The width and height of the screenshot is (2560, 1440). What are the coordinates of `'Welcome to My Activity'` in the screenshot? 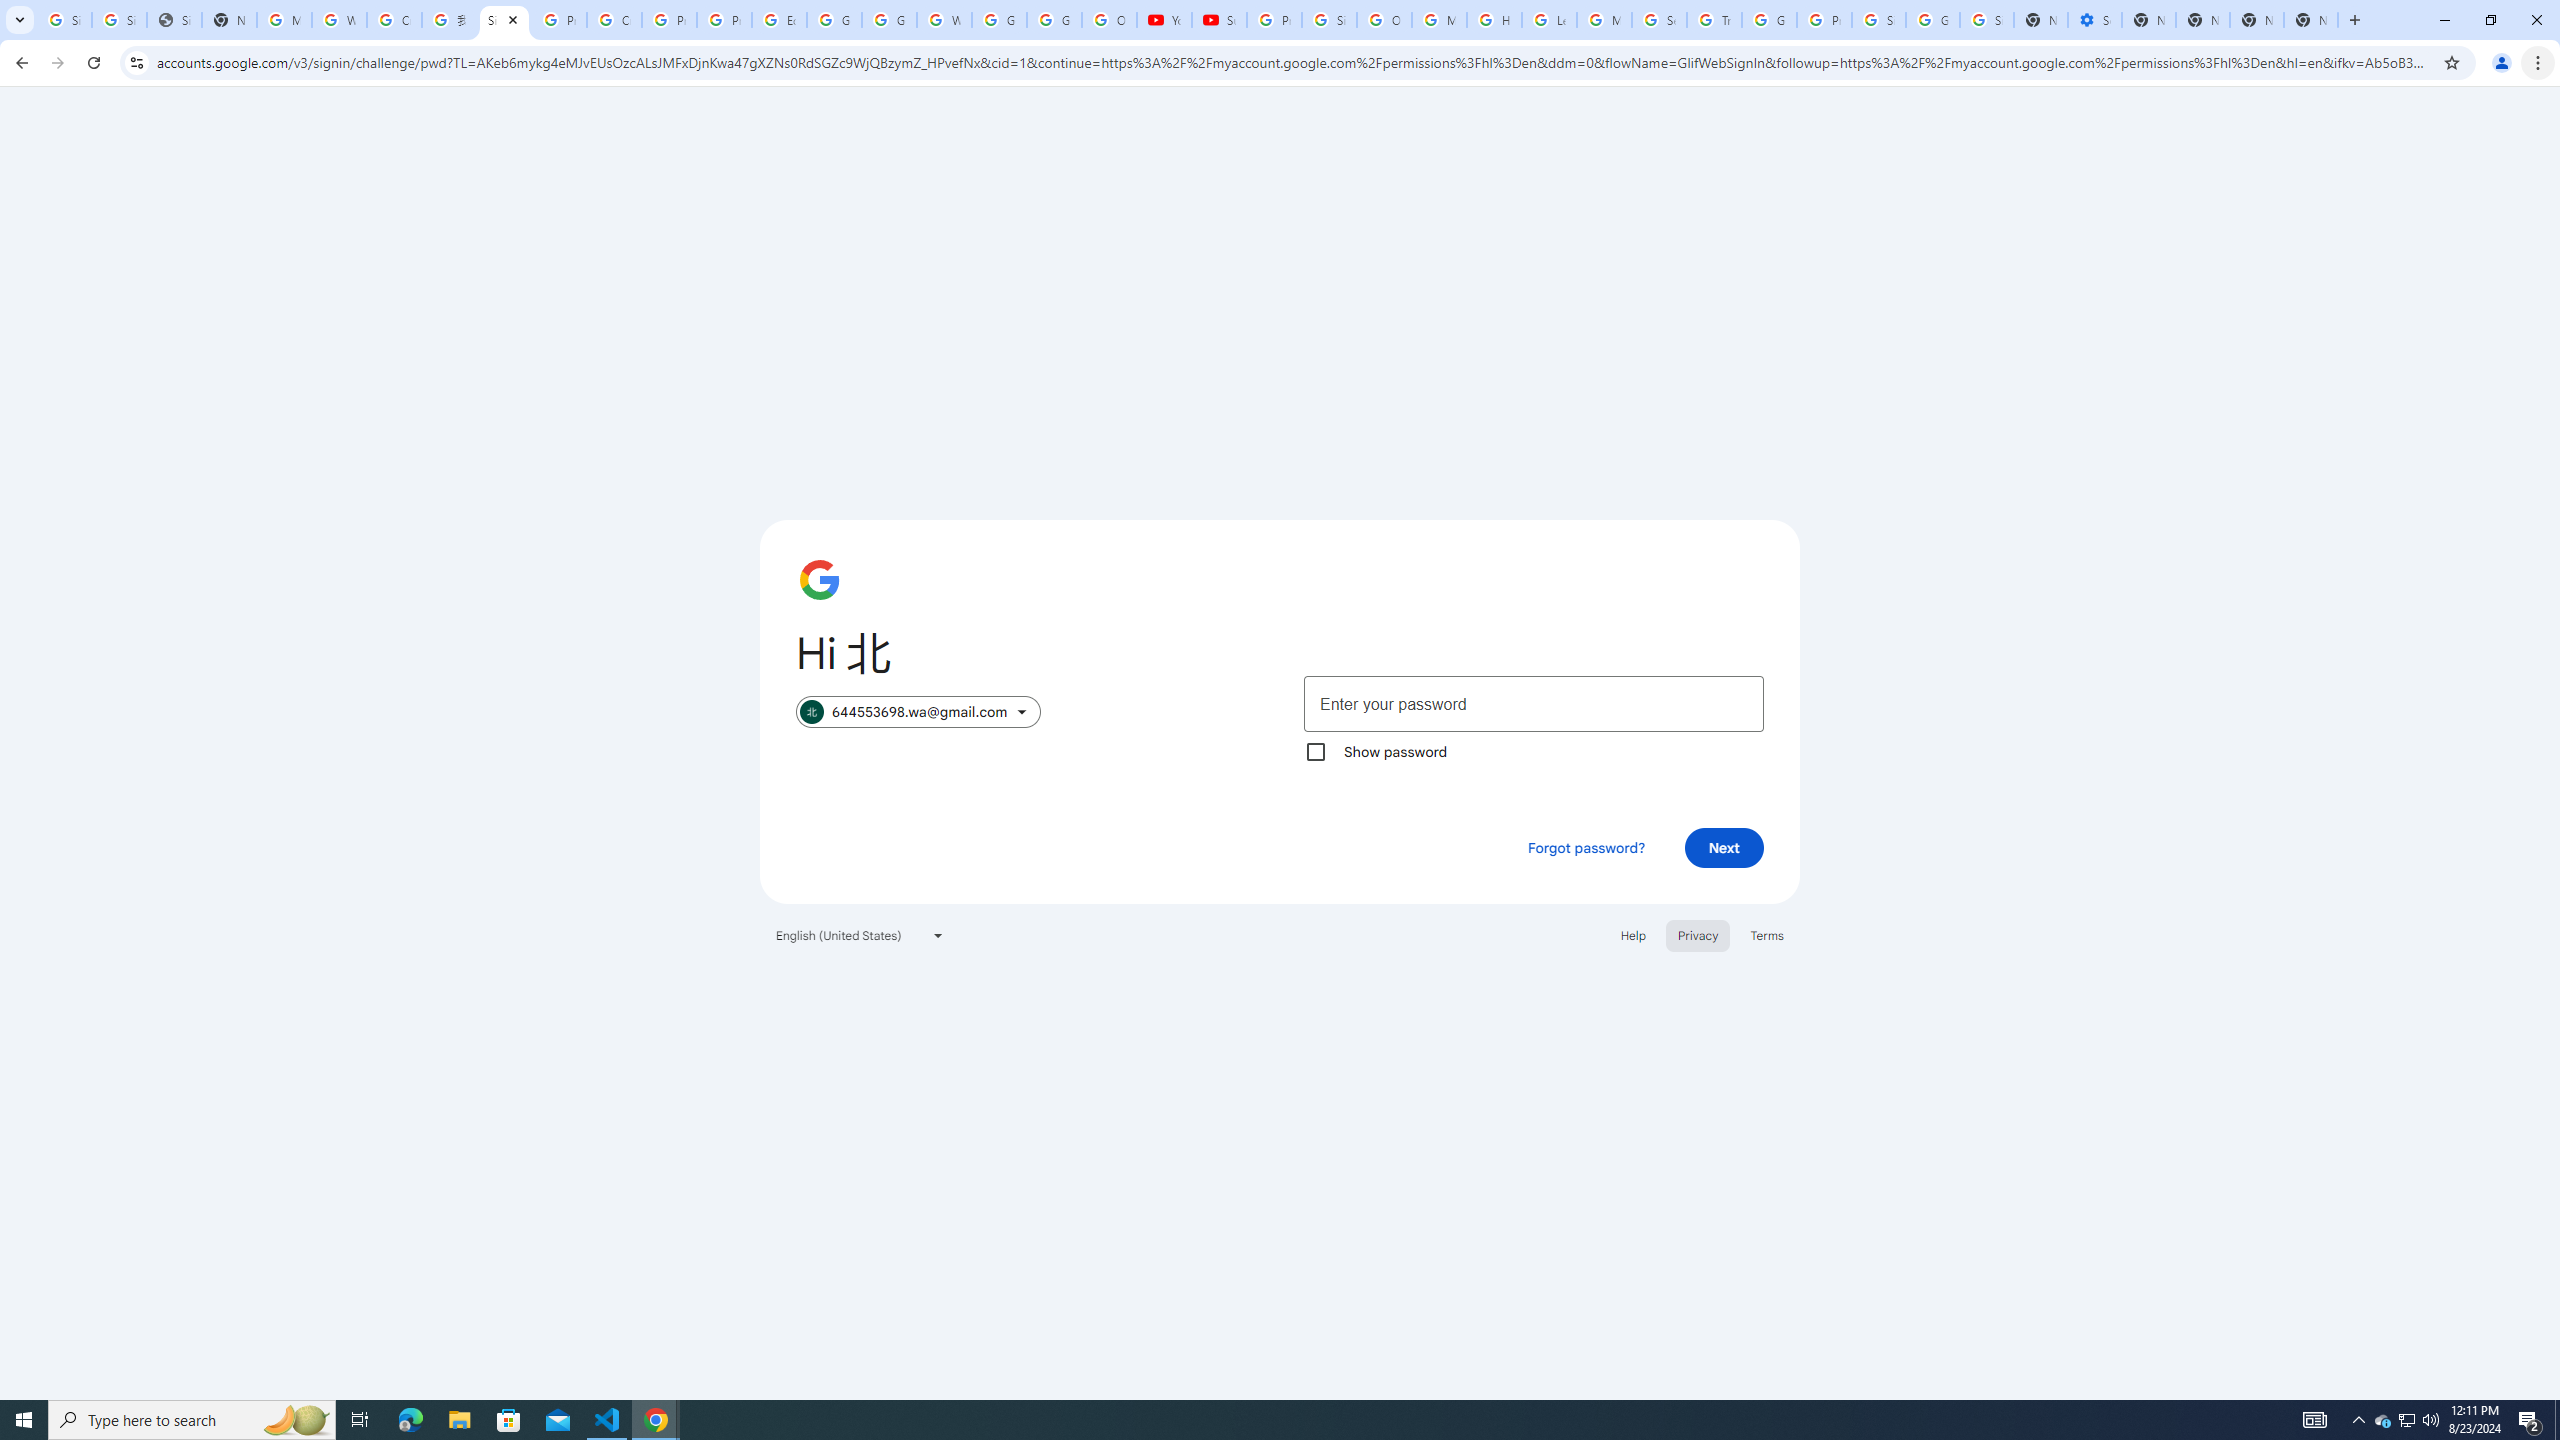 It's located at (943, 19).